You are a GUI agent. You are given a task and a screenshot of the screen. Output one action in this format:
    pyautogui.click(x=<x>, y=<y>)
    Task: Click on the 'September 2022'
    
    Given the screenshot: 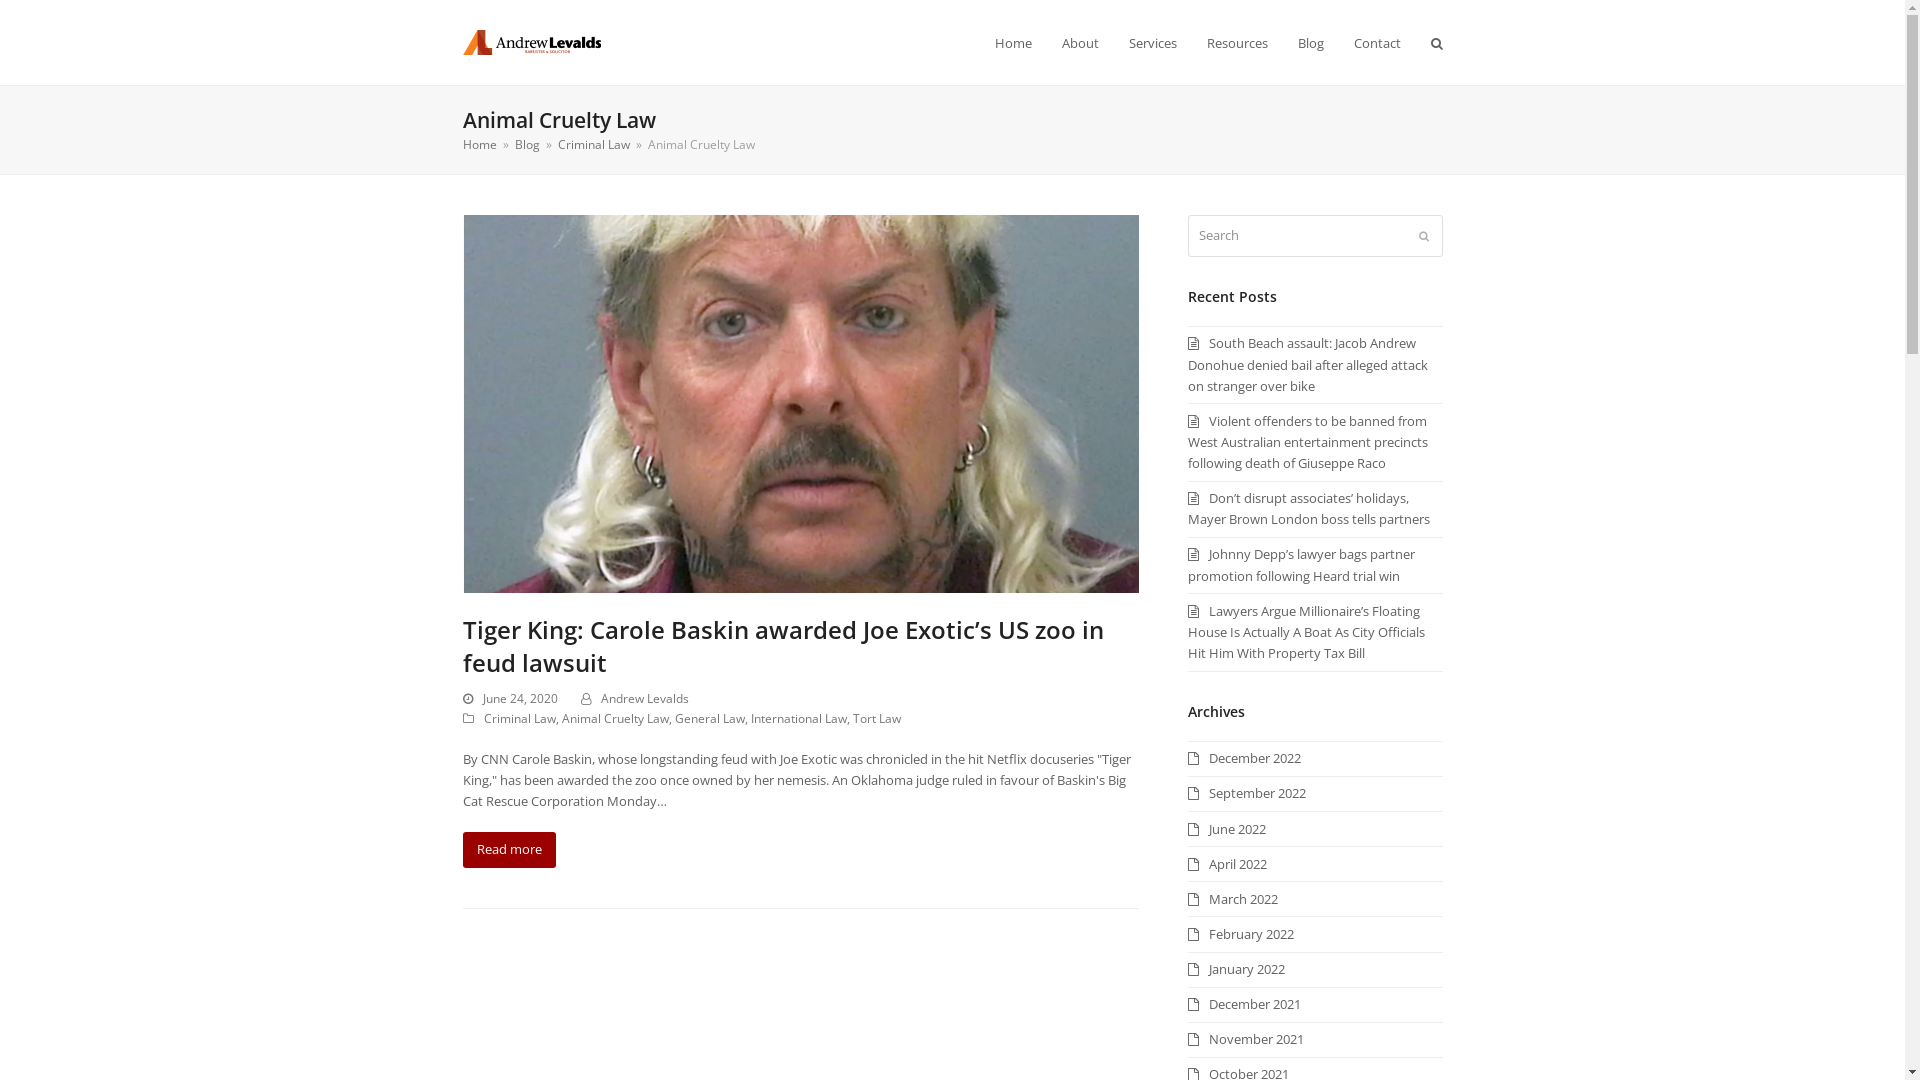 What is the action you would take?
    pyautogui.click(x=1246, y=792)
    